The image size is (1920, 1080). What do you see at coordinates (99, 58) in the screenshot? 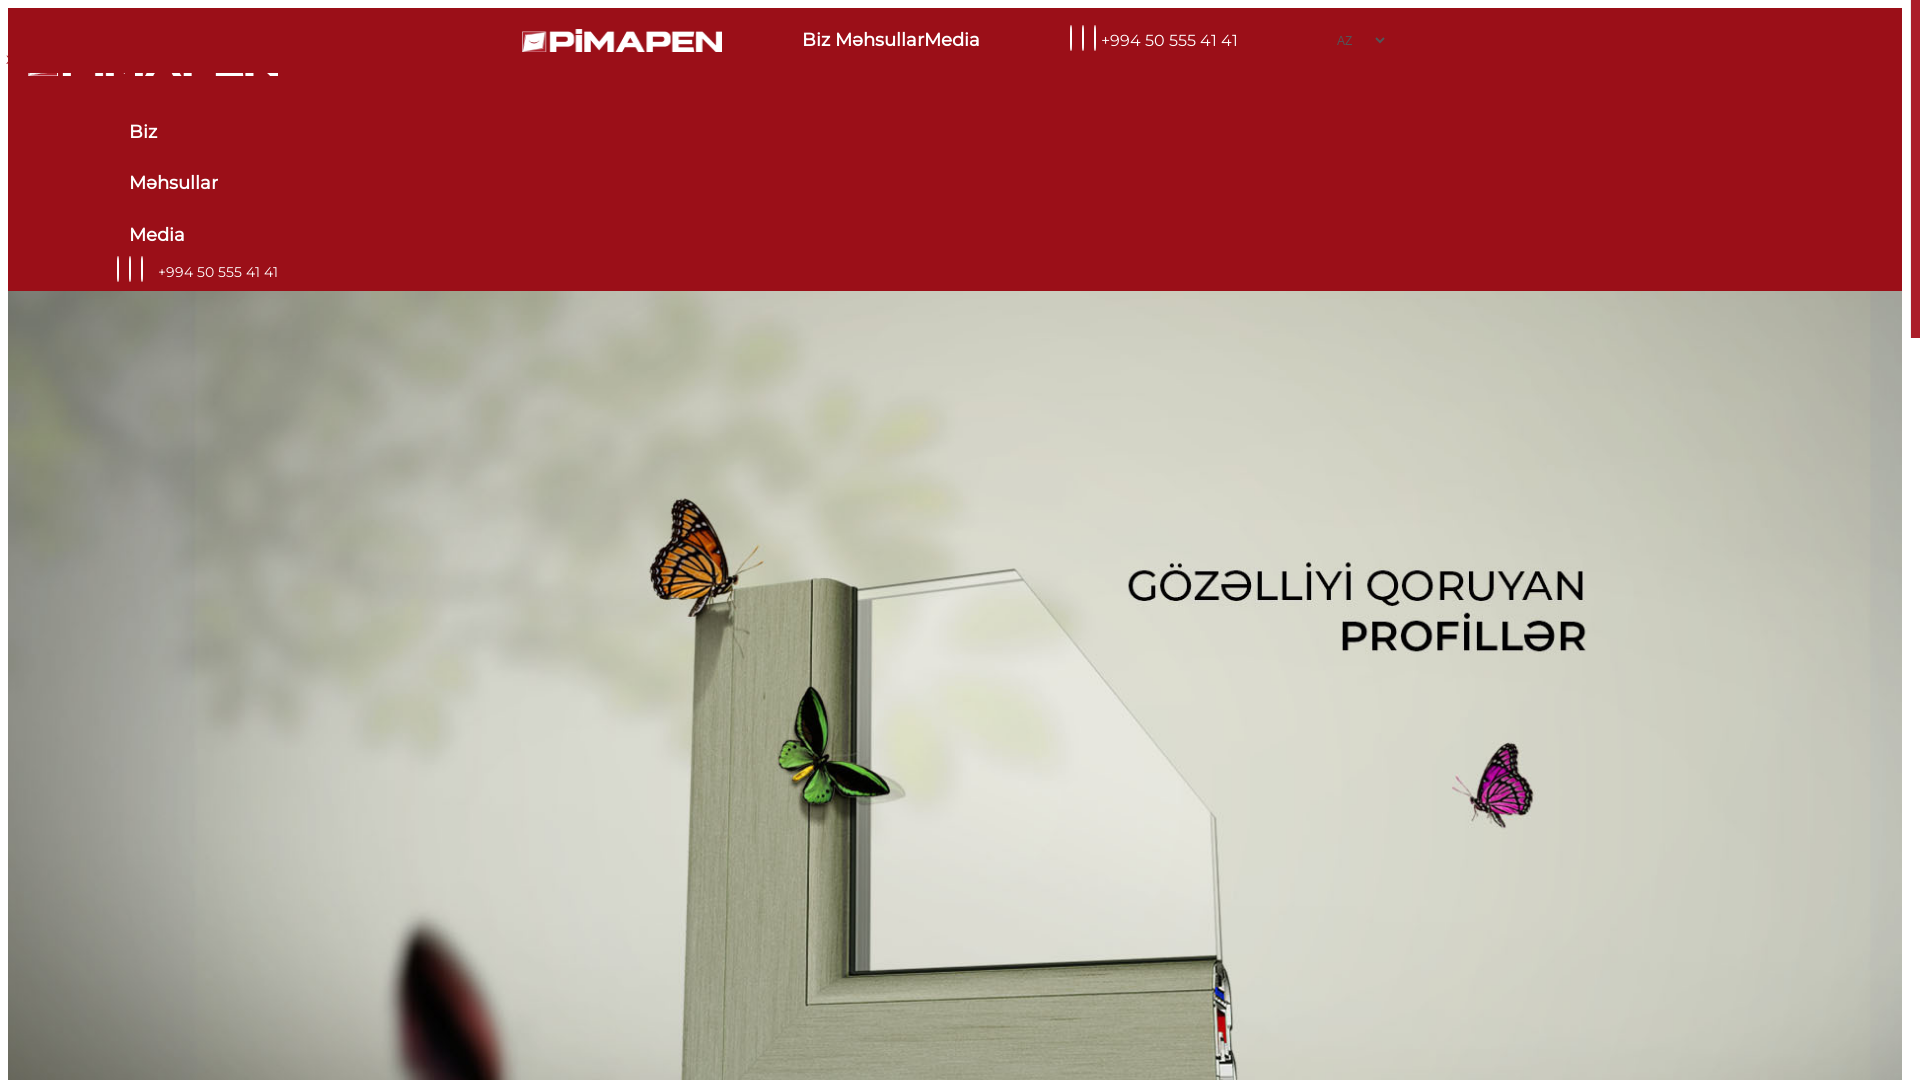
I see `'VIDEO'` at bounding box center [99, 58].